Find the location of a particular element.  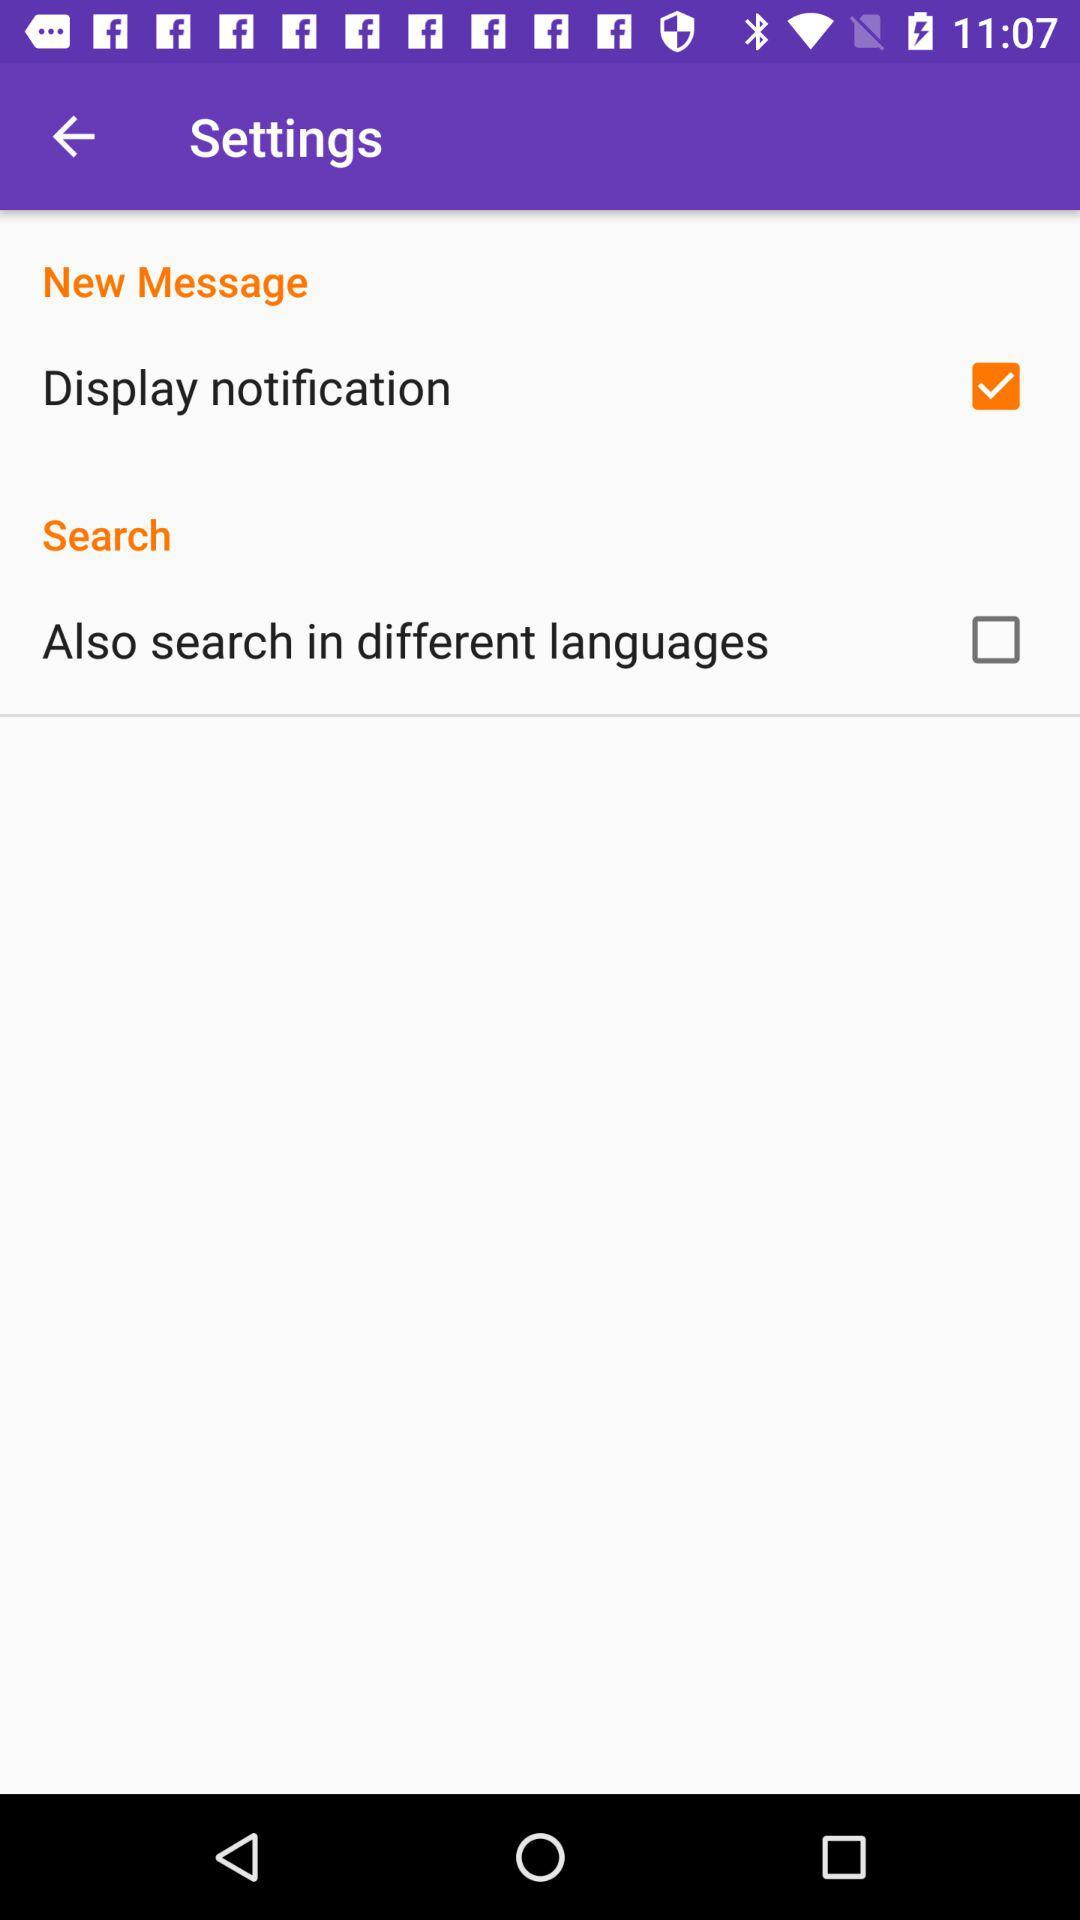

new message icon is located at coordinates (540, 258).